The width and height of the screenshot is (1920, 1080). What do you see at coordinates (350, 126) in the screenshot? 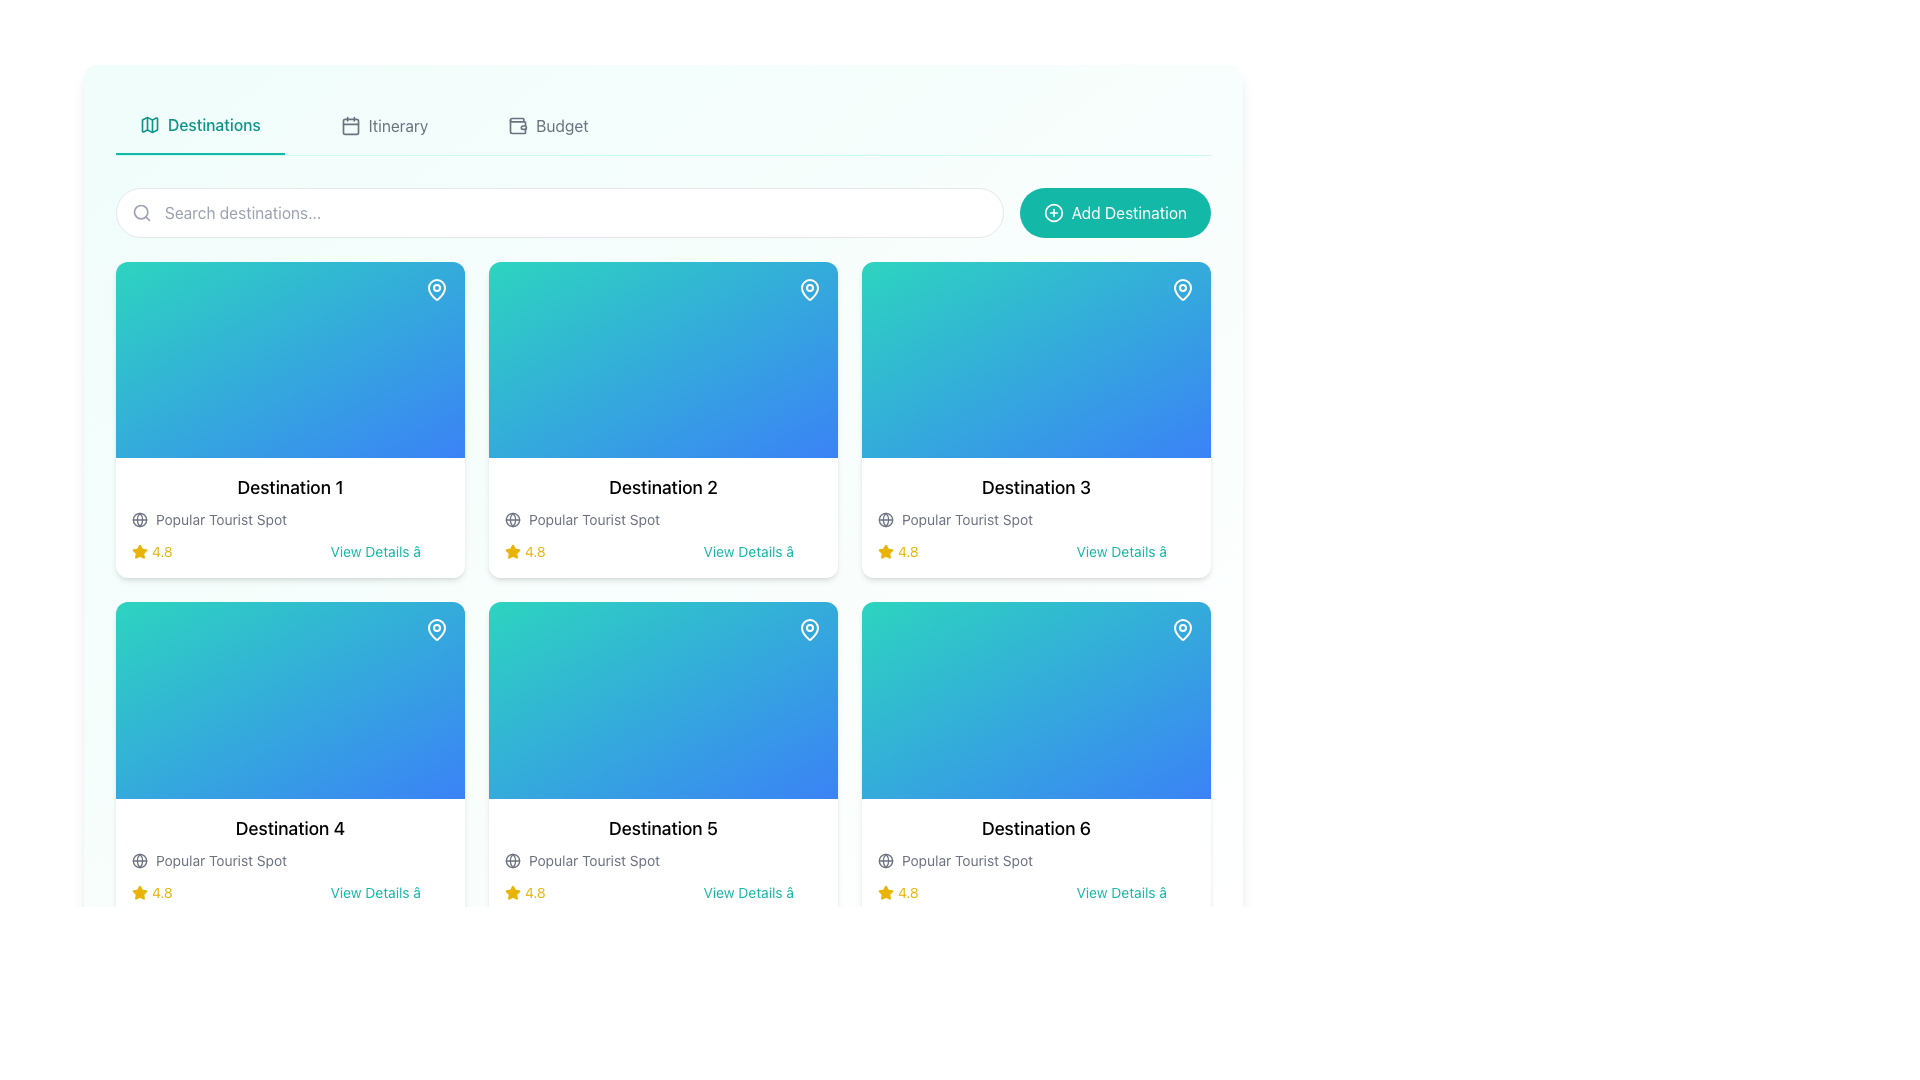
I see `the calendar icon located in the navigation menu, positioned between the 'Destinations' and 'Budget' labels, which supports the 'Itinerary' label` at bounding box center [350, 126].